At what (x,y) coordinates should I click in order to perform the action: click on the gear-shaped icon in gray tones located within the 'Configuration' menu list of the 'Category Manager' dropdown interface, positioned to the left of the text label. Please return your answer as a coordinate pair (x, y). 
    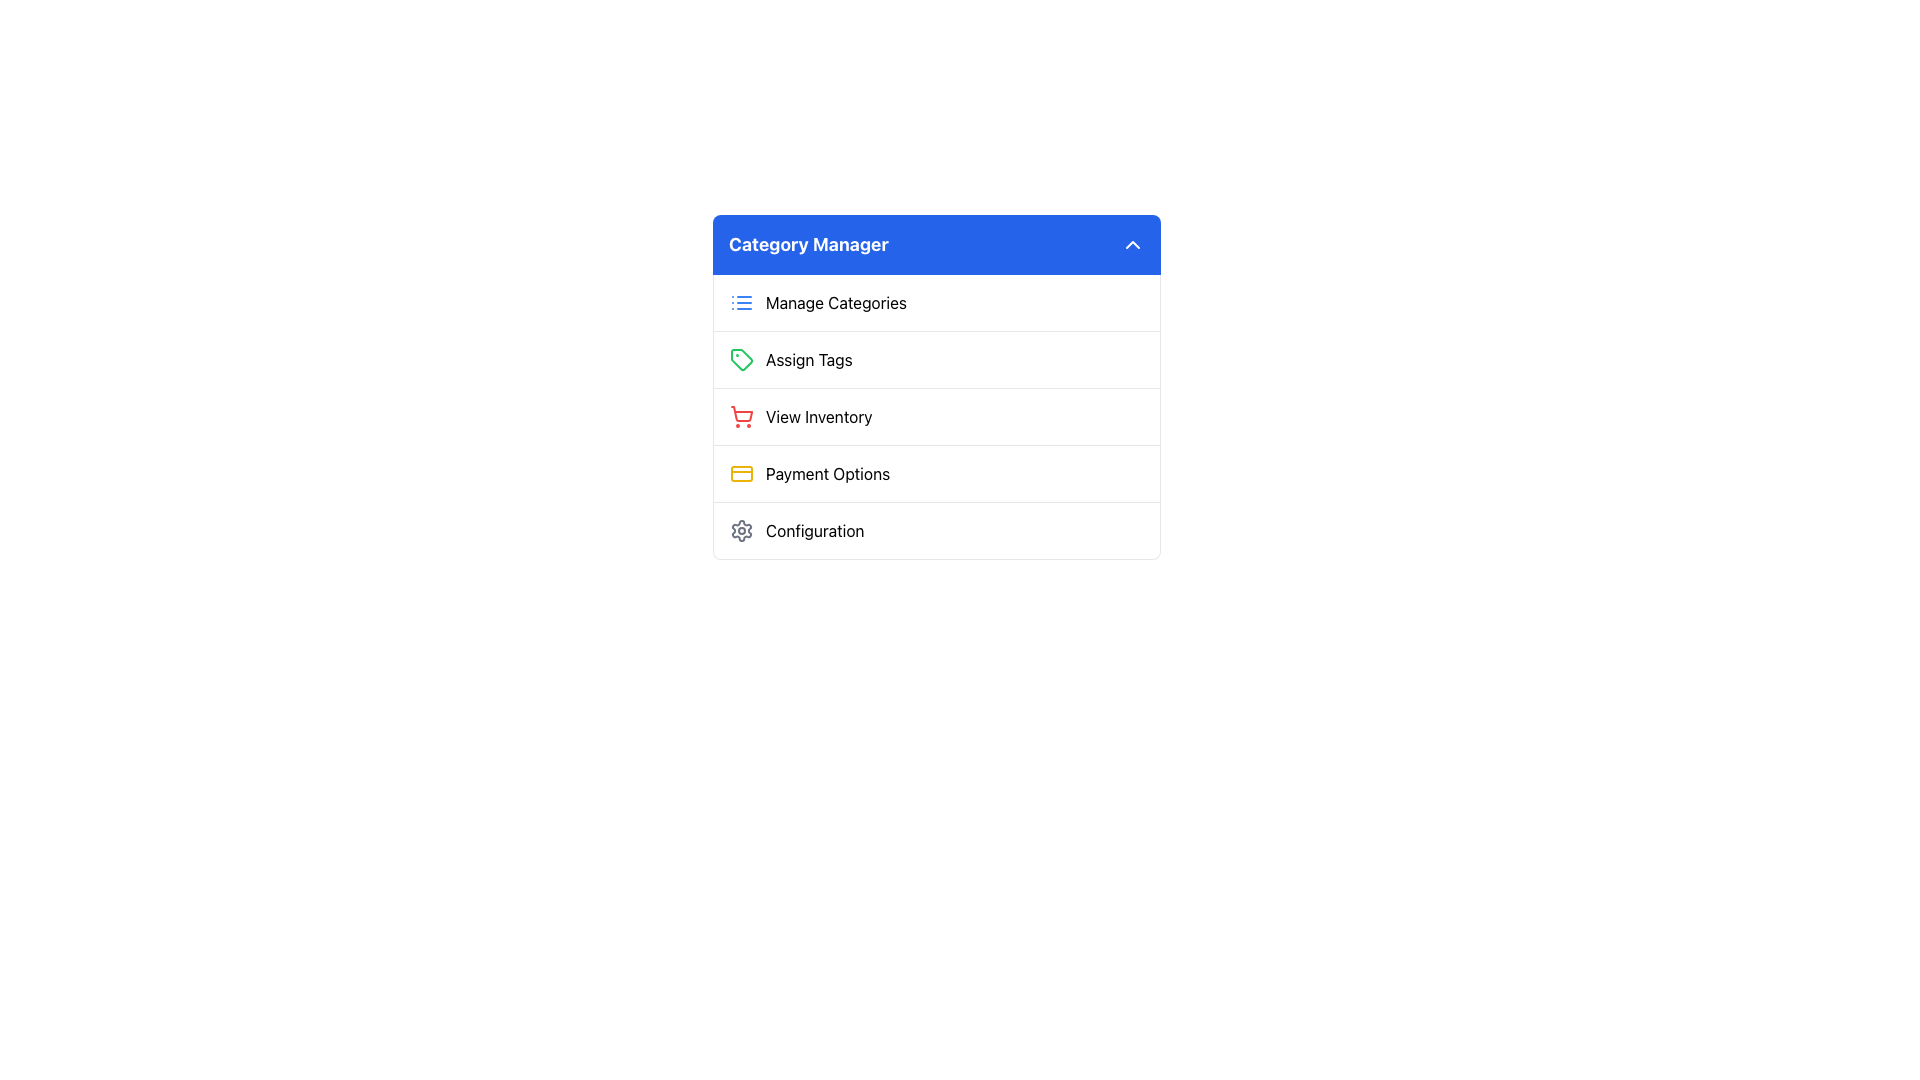
    Looking at the image, I should click on (741, 530).